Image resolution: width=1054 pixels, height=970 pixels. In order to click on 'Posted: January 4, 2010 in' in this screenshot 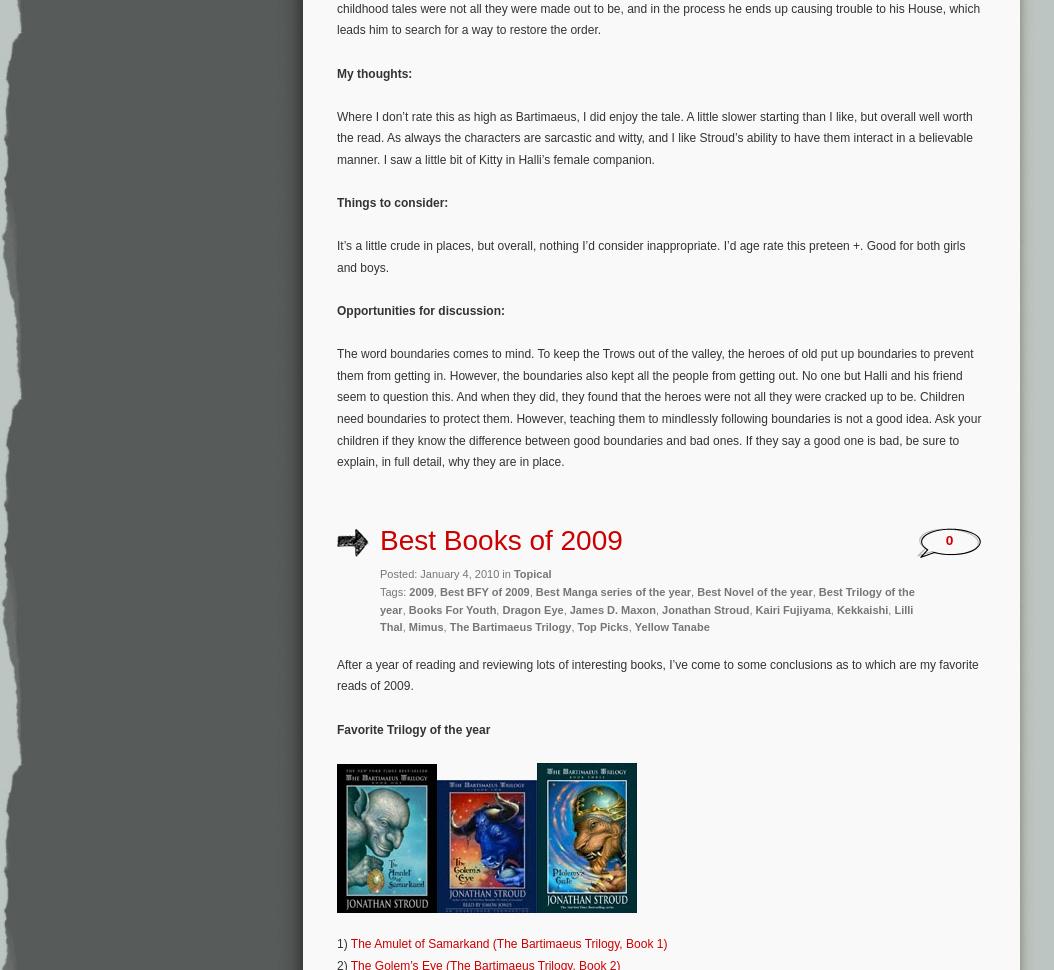, I will do `click(446, 573)`.